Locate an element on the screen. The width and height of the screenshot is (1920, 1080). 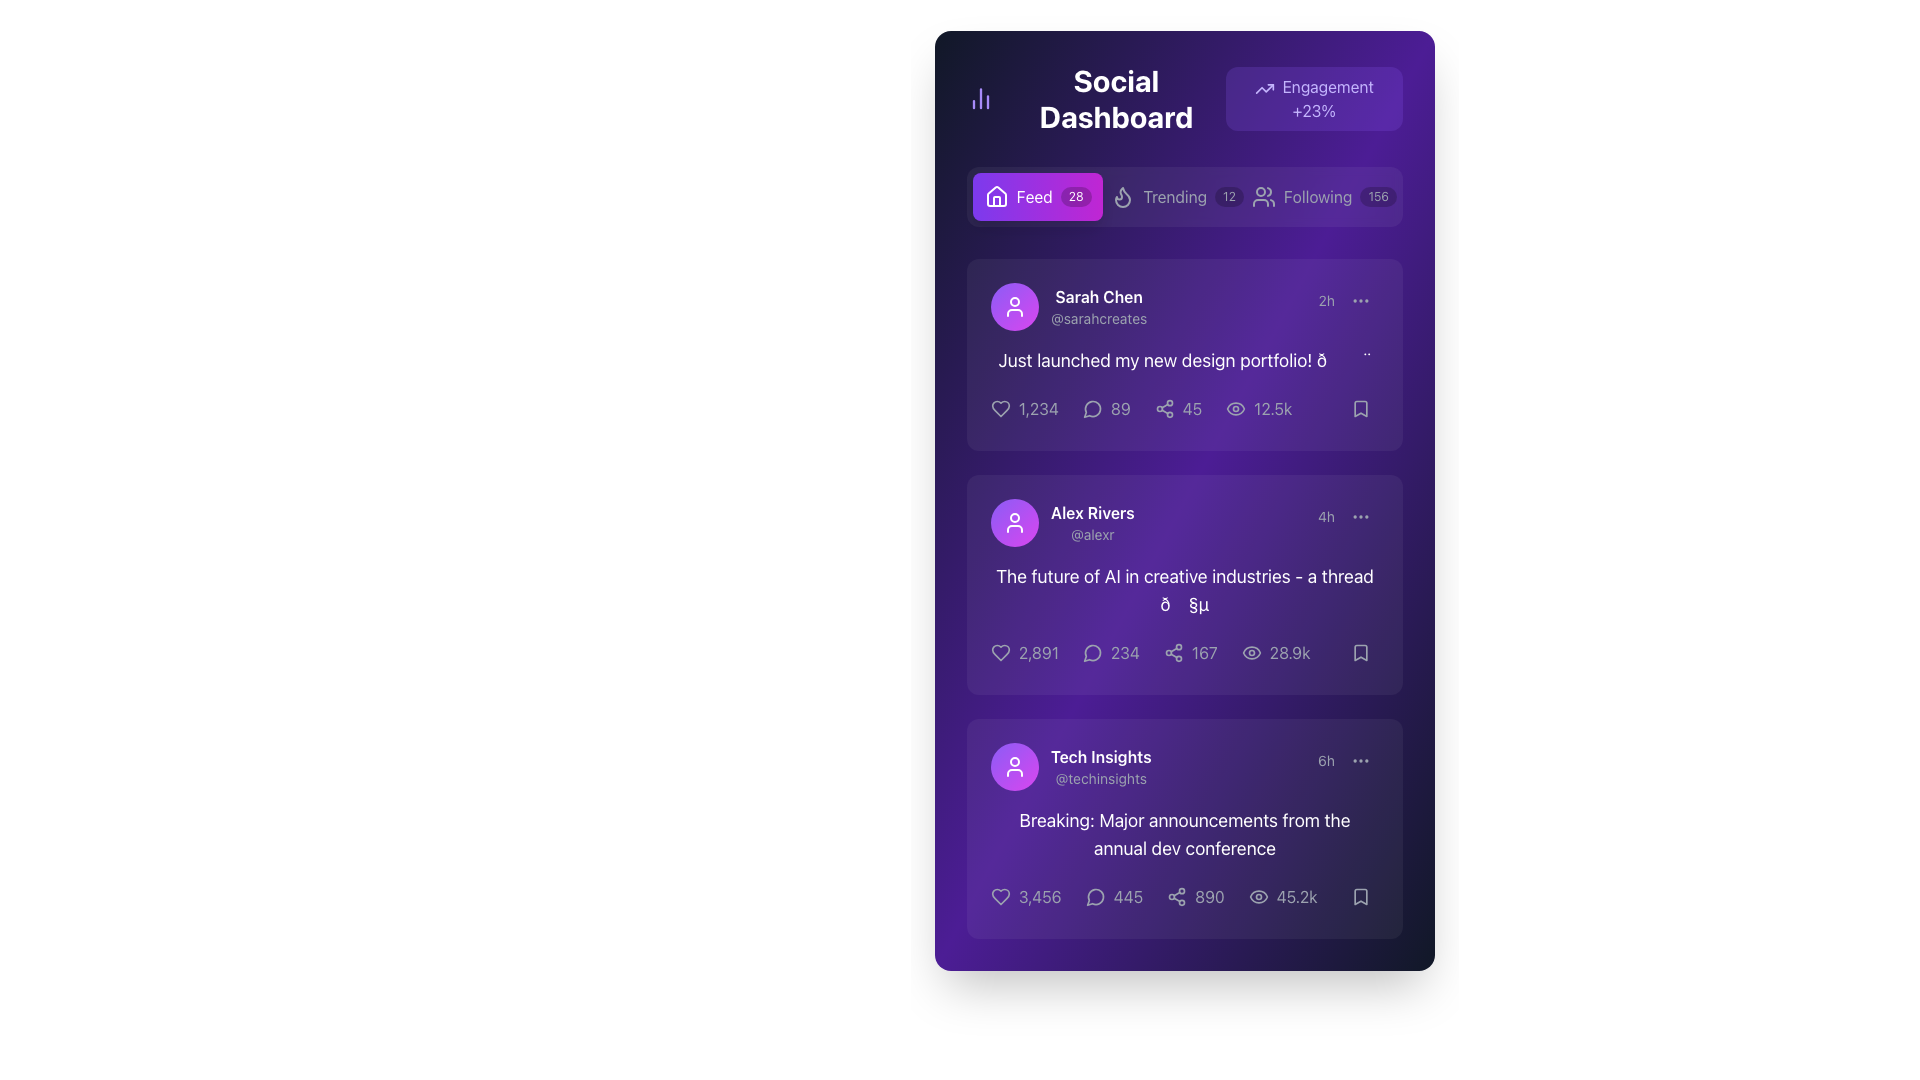
the share icon in the interactive engagement metric display, which represents the number of shares for the associated post, located centrally within the first post card is located at coordinates (1177, 407).